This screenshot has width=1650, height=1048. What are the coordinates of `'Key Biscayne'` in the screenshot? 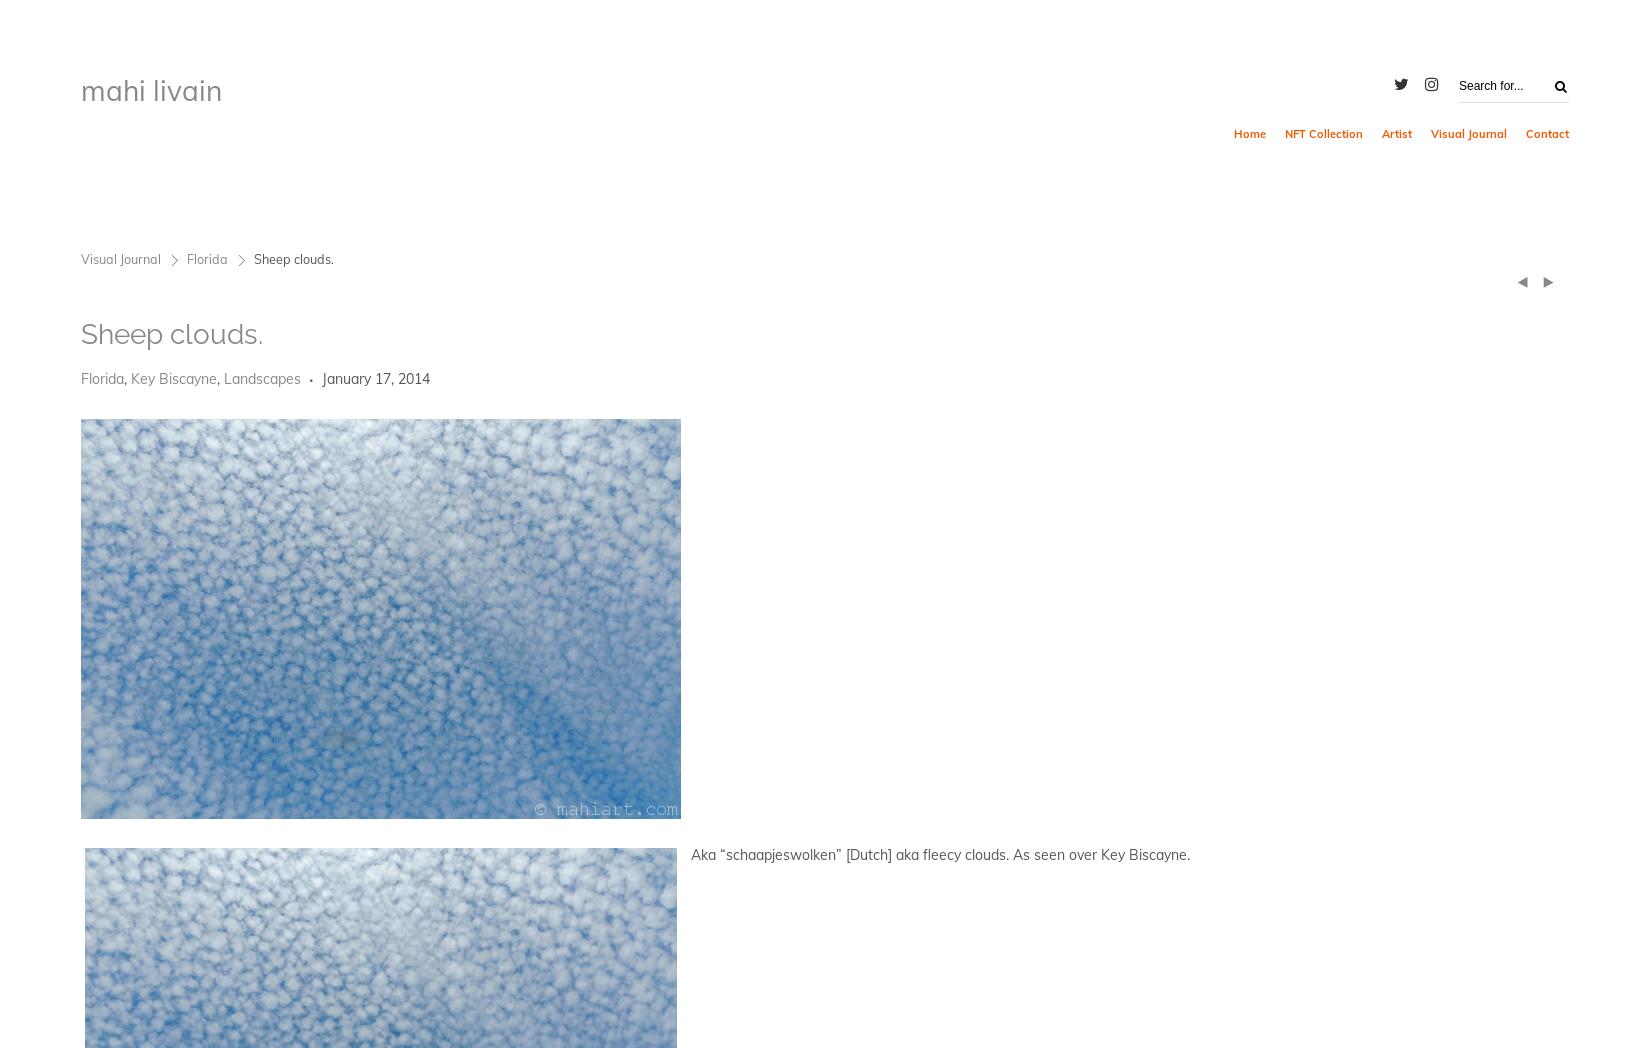 It's located at (174, 377).